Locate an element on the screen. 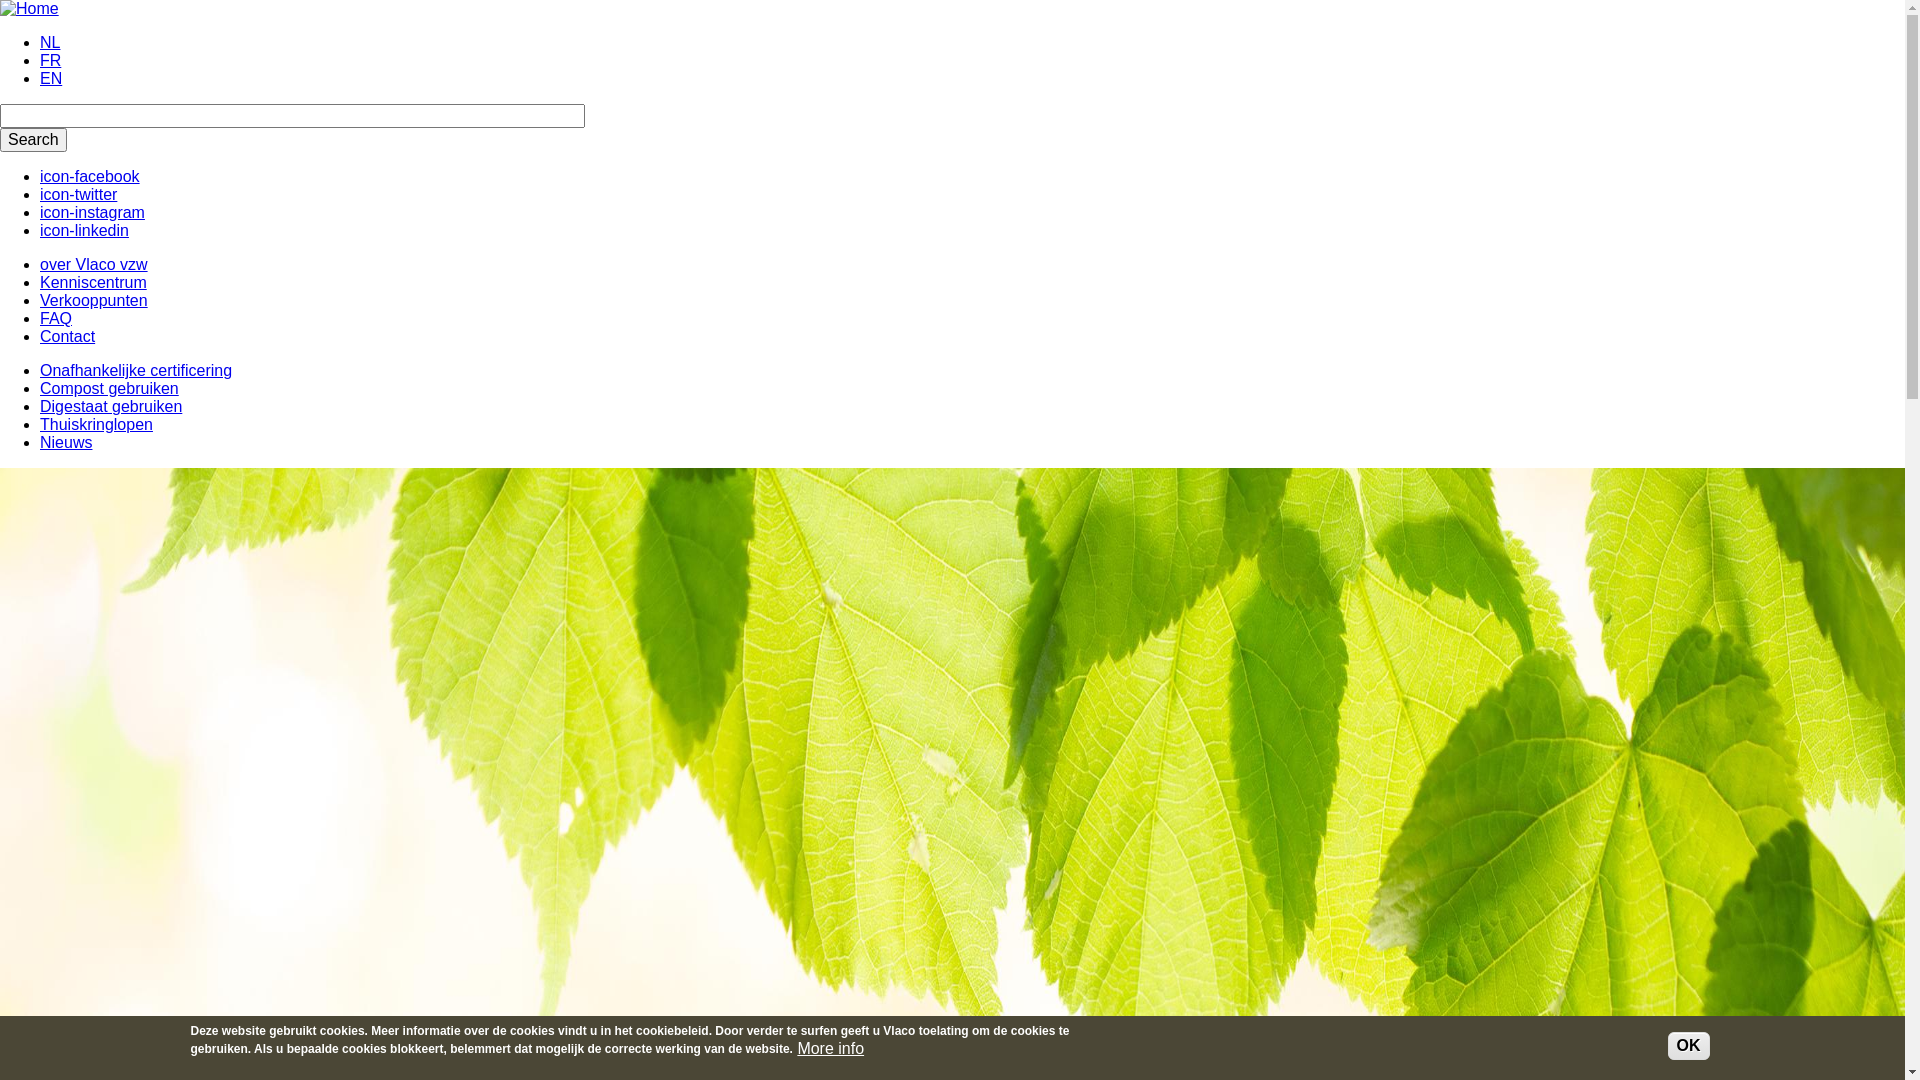  'Compost gebruiken' is located at coordinates (39, 388).